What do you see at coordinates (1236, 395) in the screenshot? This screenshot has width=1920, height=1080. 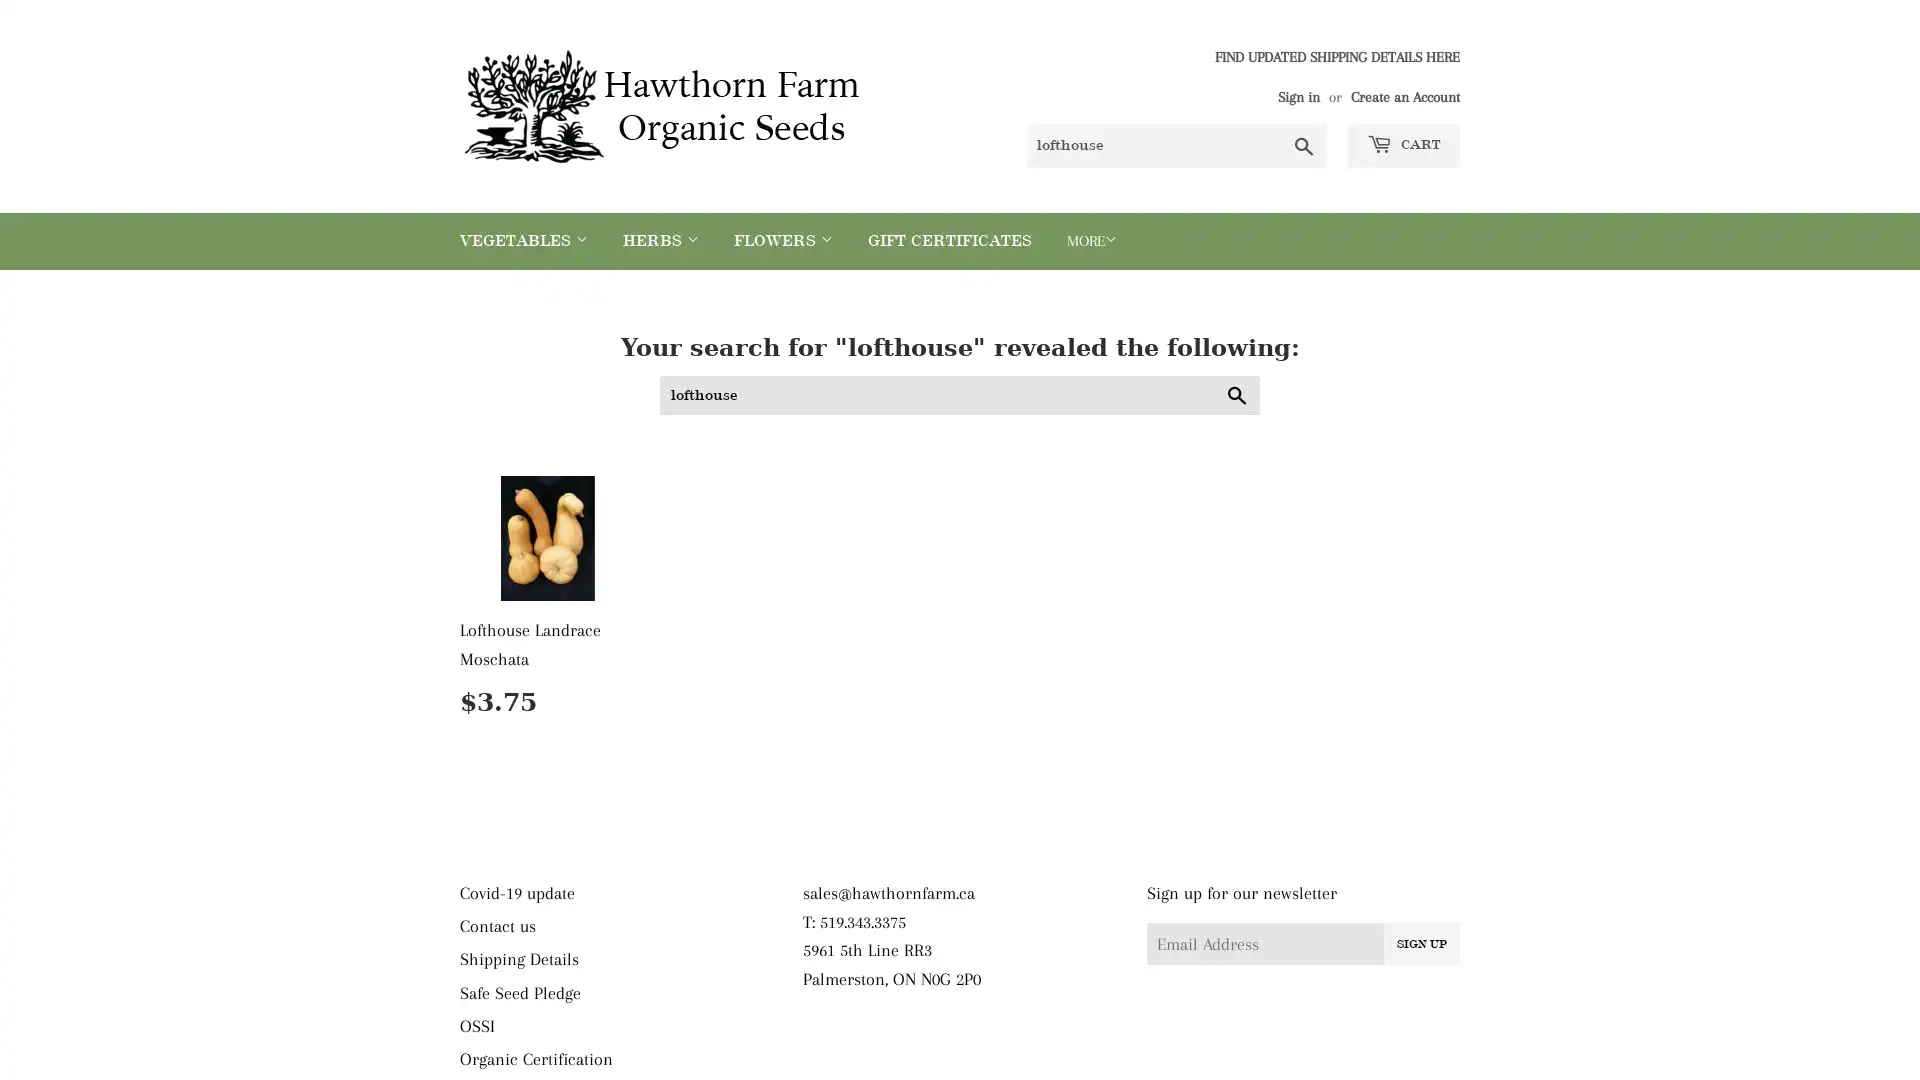 I see `Search` at bounding box center [1236, 395].